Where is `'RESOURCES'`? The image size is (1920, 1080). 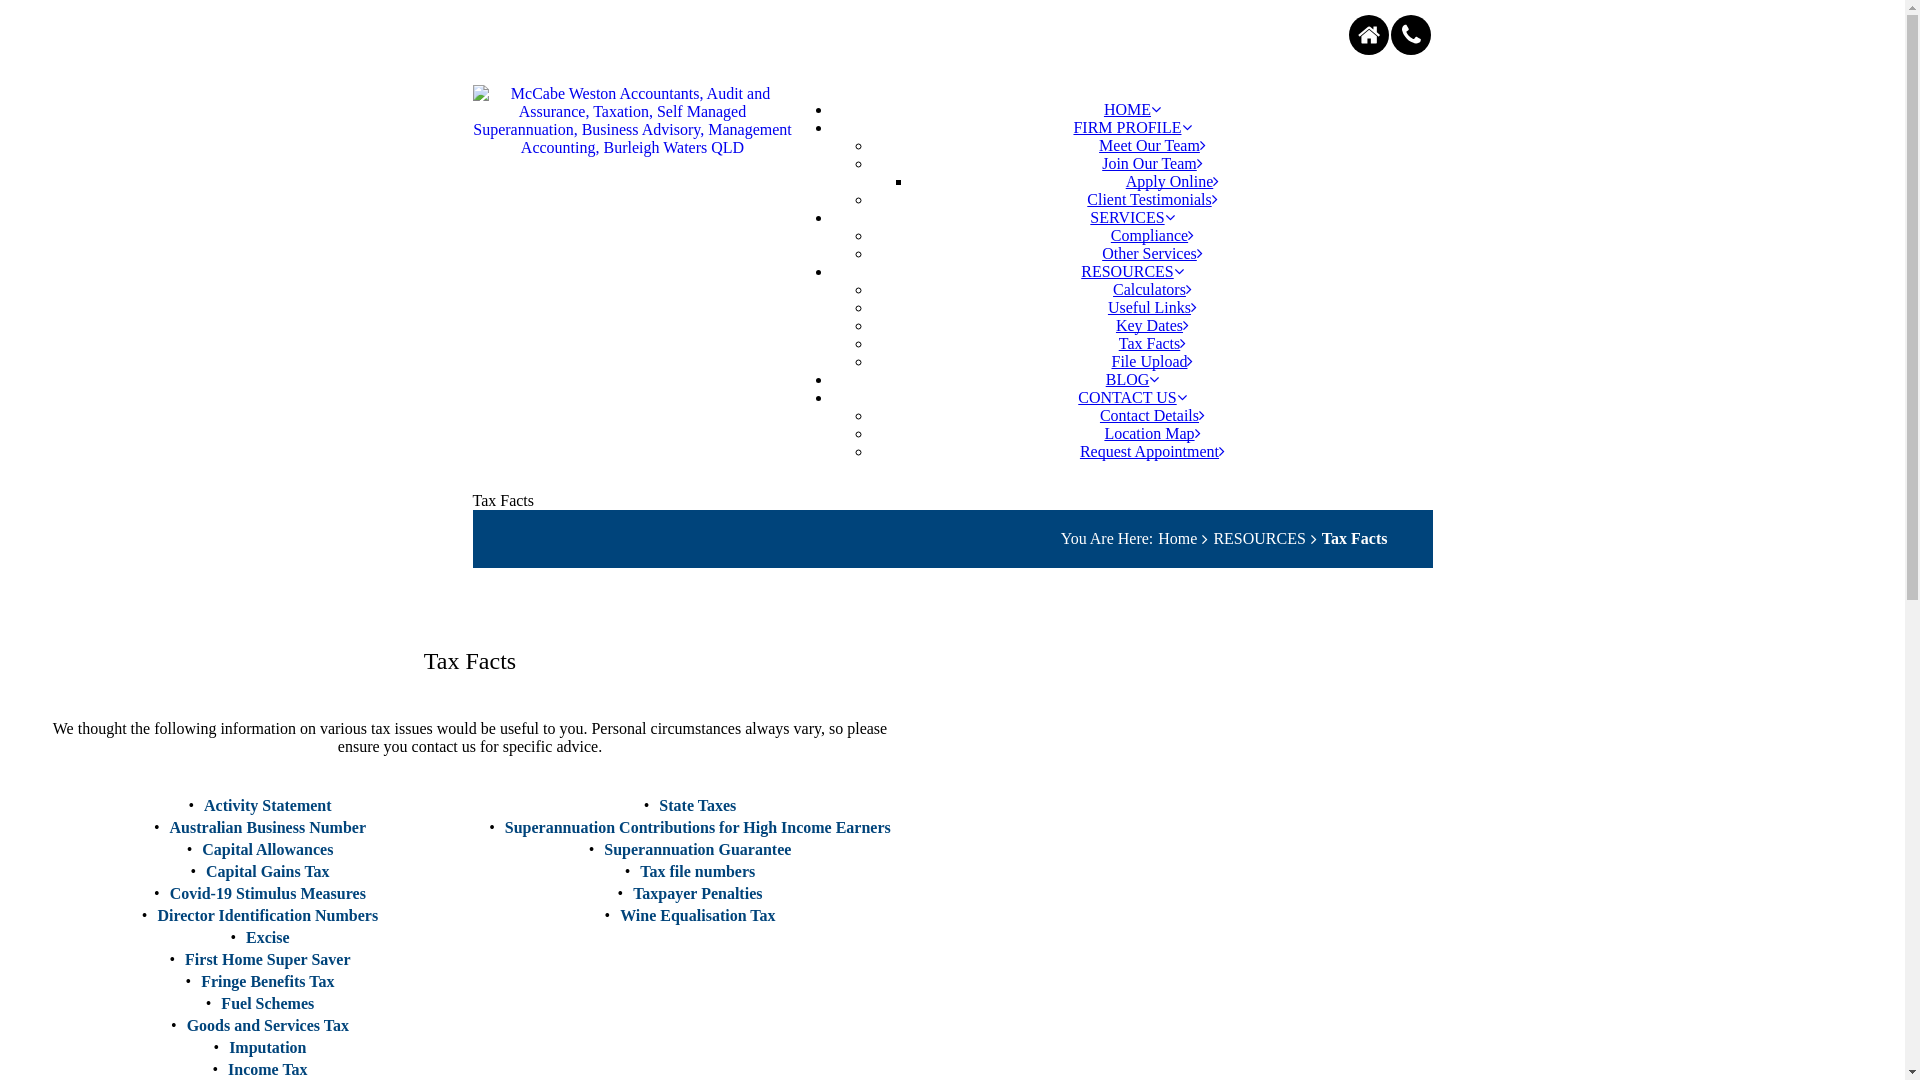 'RESOURCES' is located at coordinates (1132, 271).